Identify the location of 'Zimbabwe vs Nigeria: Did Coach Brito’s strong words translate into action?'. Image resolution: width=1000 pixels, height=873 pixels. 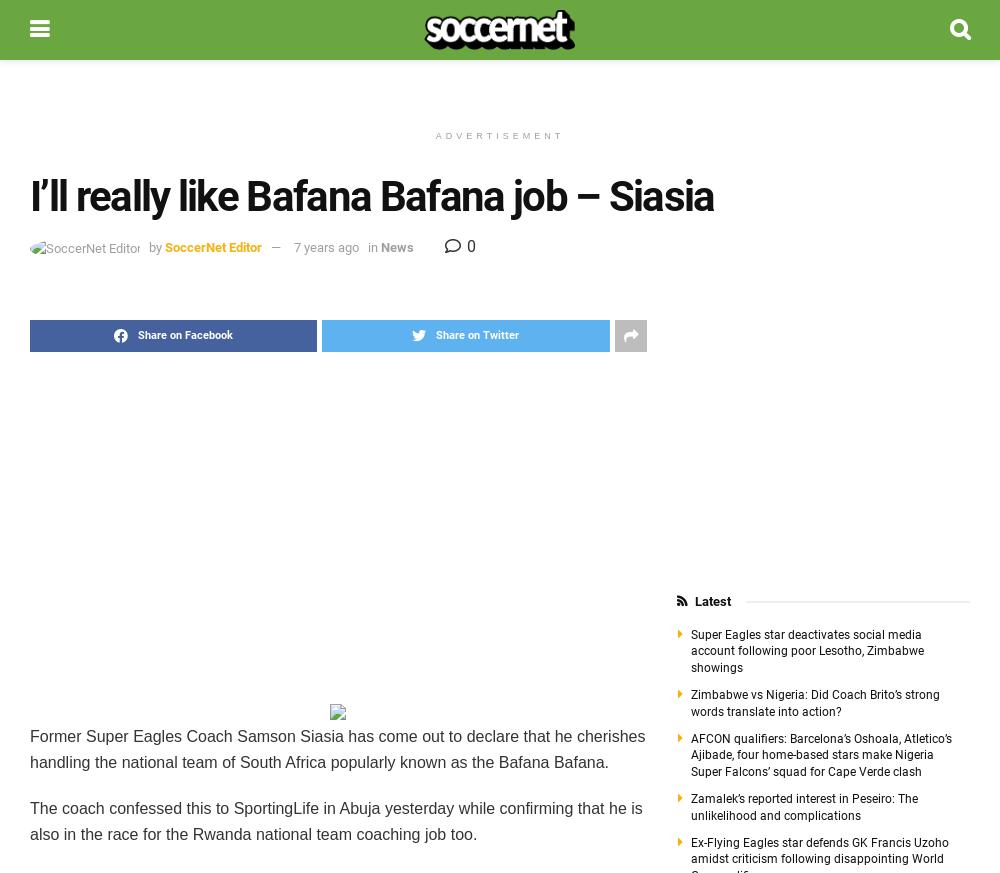
(813, 702).